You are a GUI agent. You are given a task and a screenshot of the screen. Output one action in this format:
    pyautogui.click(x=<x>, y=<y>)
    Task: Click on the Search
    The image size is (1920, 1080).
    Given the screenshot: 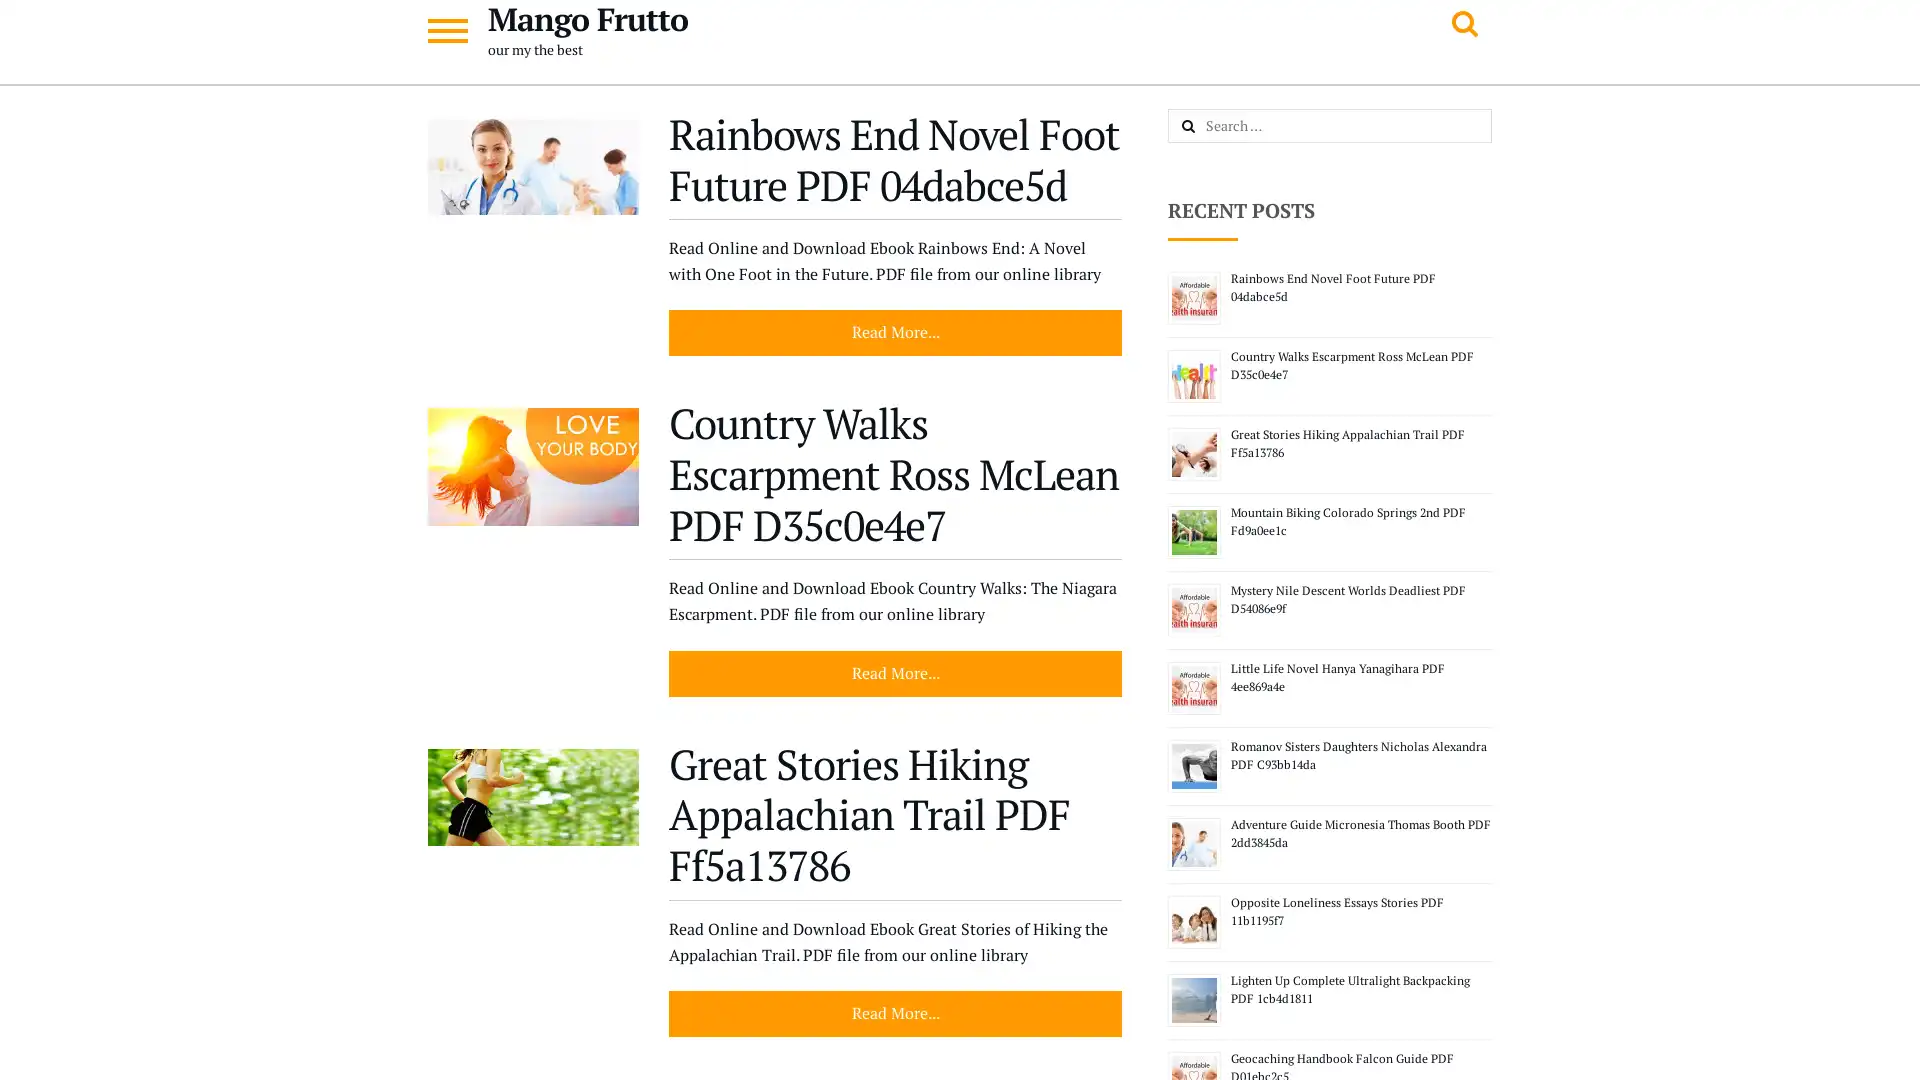 What is the action you would take?
    pyautogui.click(x=1209, y=127)
    